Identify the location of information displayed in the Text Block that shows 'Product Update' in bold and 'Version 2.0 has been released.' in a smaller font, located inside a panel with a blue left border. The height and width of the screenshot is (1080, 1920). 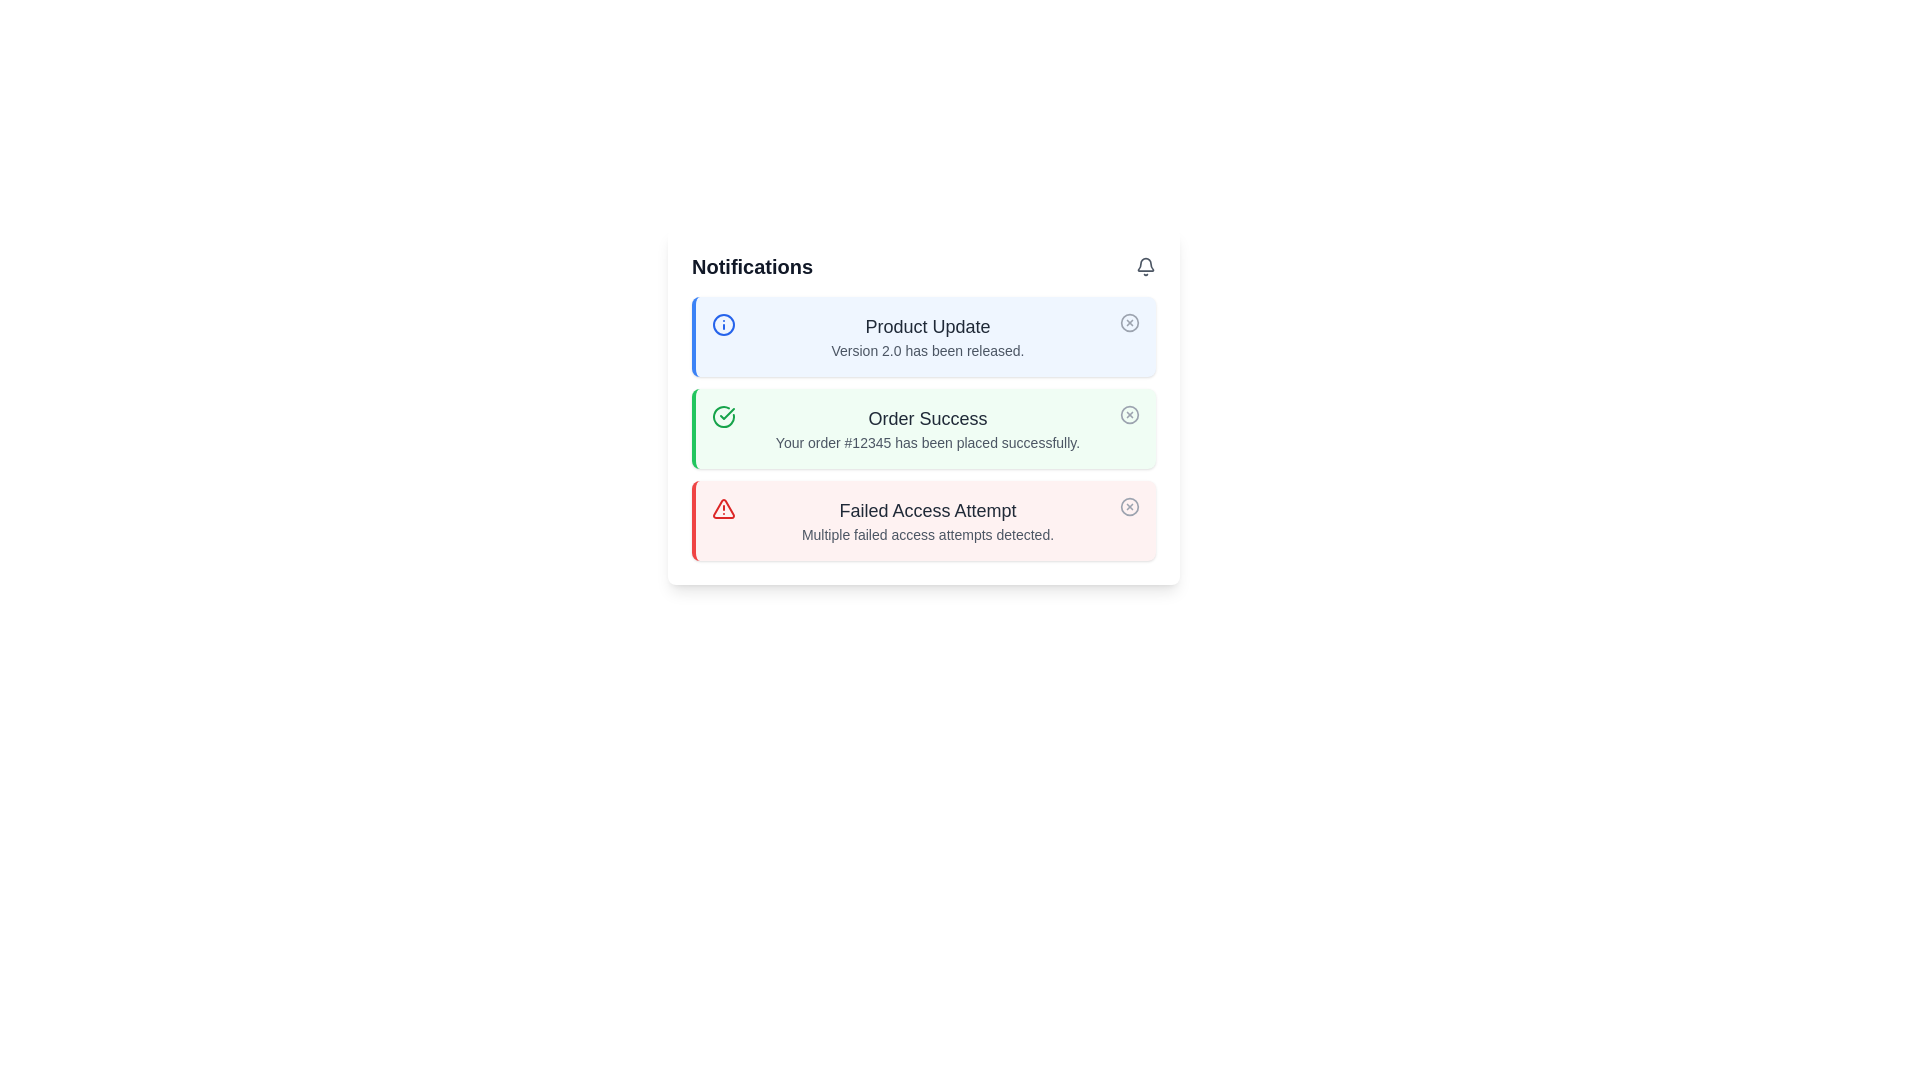
(926, 335).